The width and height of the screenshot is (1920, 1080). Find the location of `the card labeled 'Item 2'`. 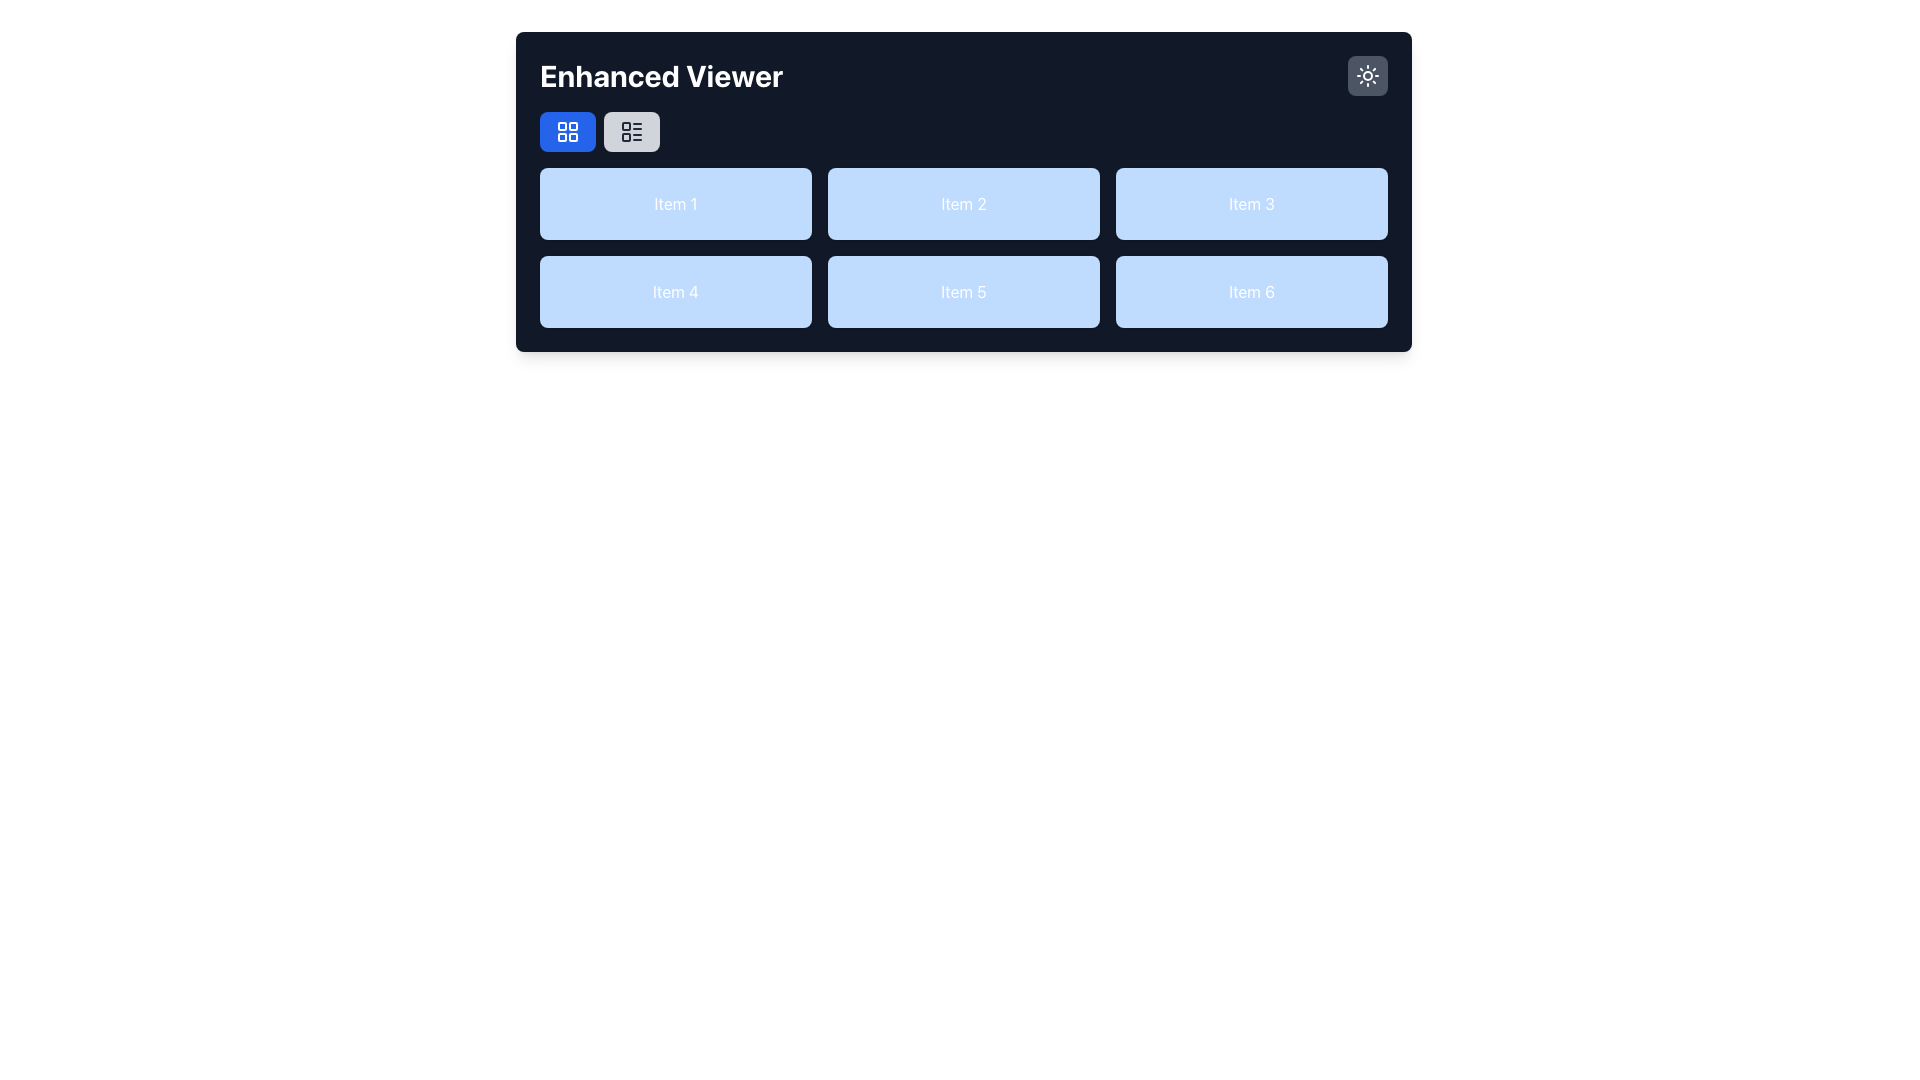

the card labeled 'Item 2' is located at coordinates (964, 192).